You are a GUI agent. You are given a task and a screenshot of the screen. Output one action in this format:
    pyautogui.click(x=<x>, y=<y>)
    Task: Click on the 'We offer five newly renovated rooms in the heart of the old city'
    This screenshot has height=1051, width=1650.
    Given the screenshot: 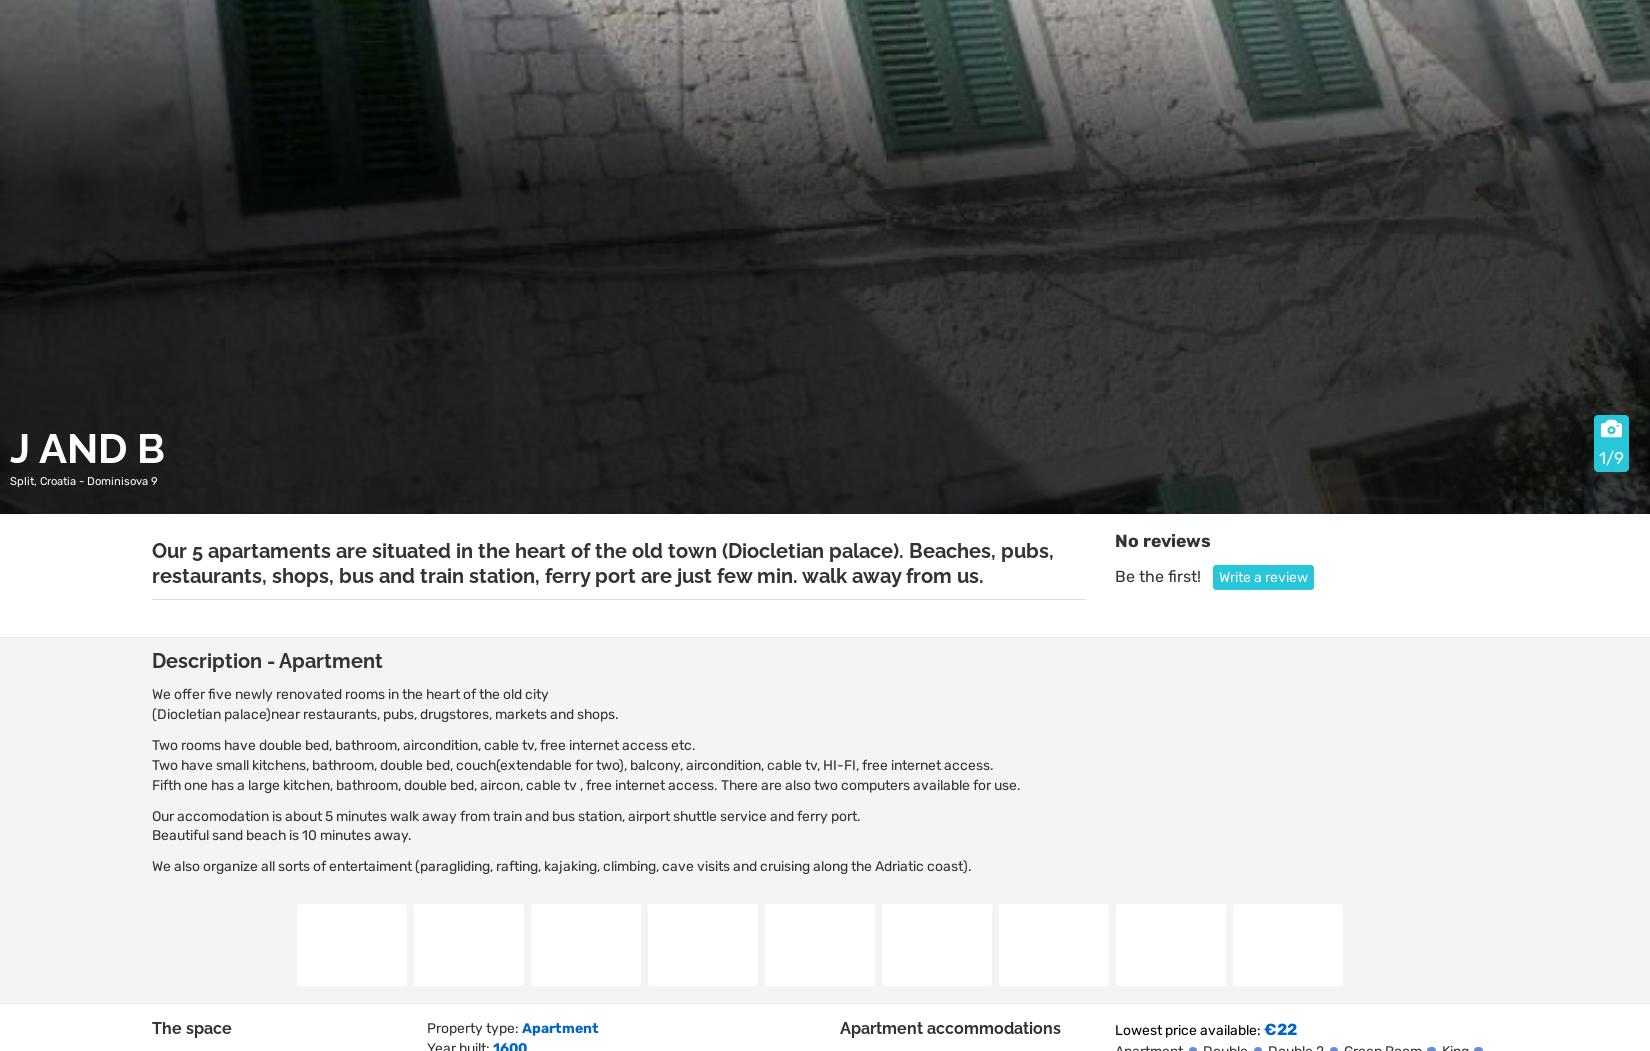 What is the action you would take?
    pyautogui.click(x=350, y=692)
    